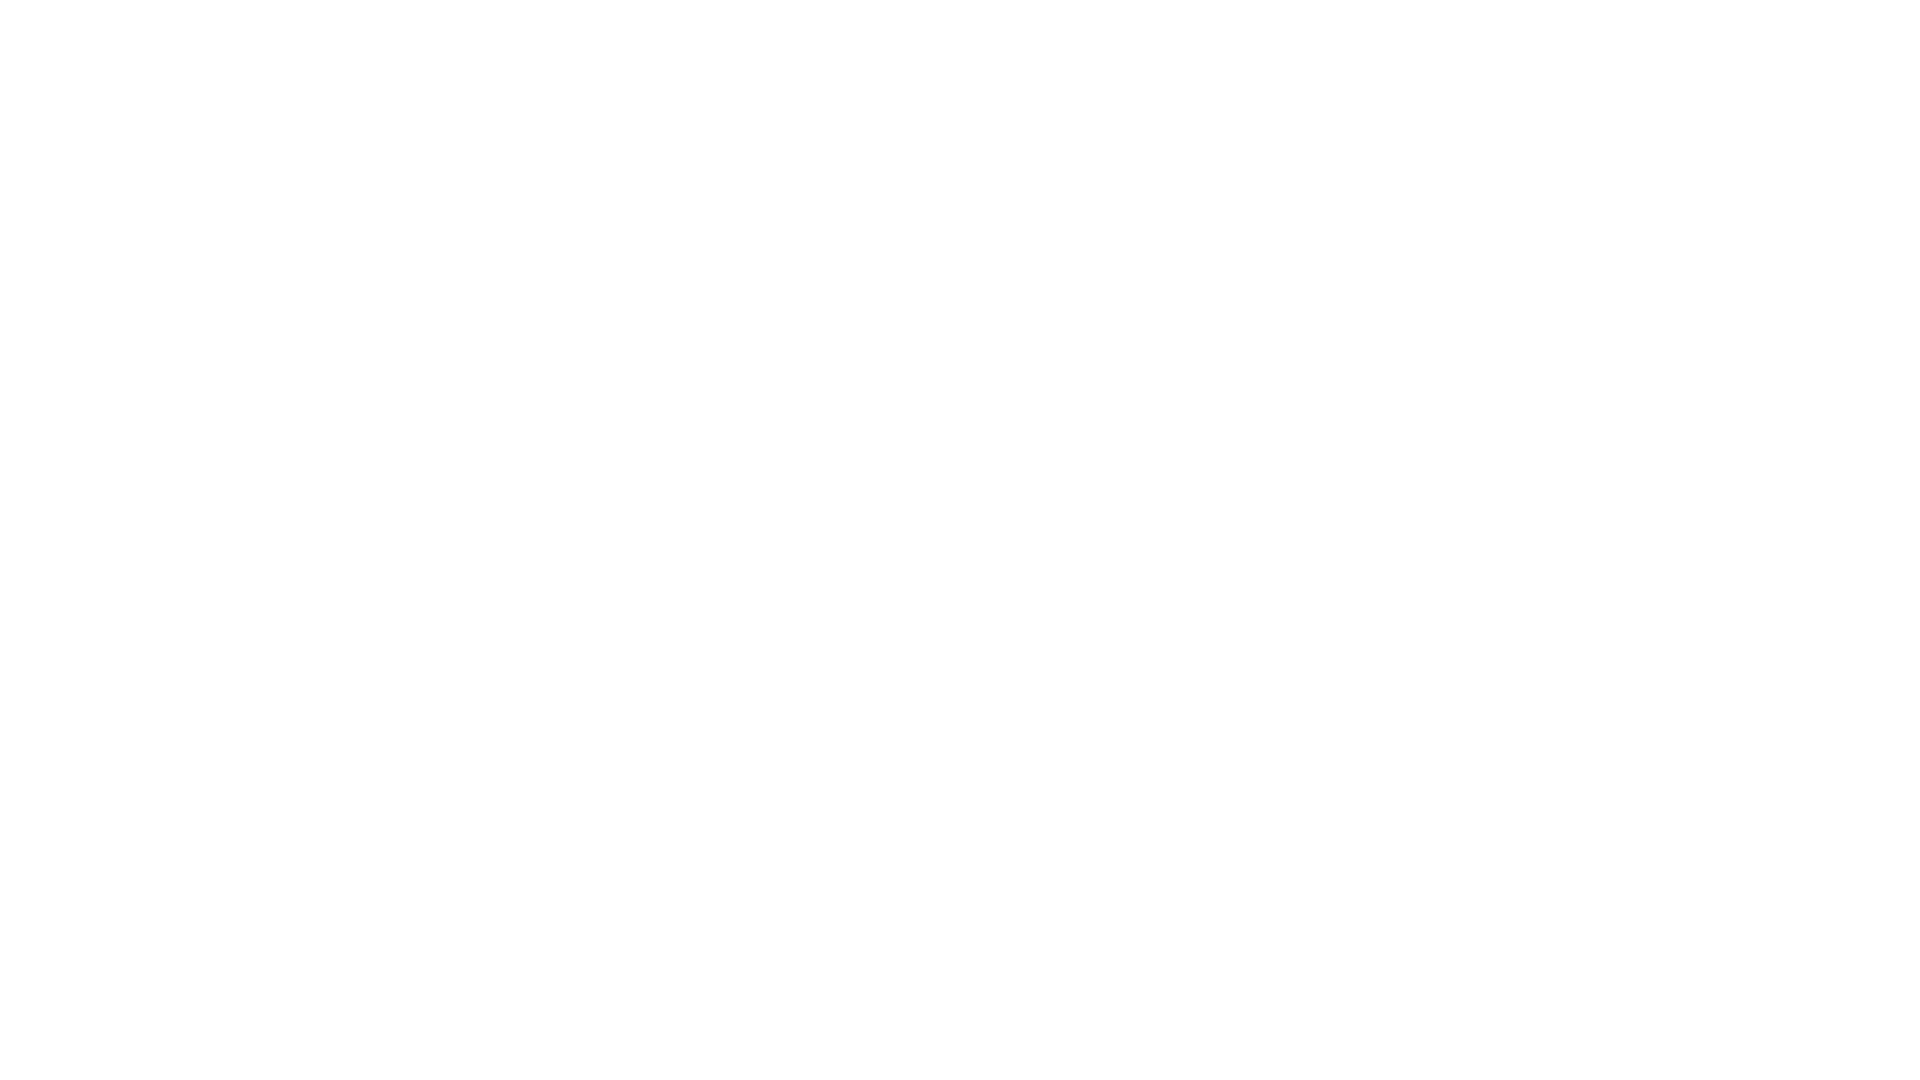  I want to click on ,By logging in, I accept the AAdvantage terms and conditions., so click(571, 603).